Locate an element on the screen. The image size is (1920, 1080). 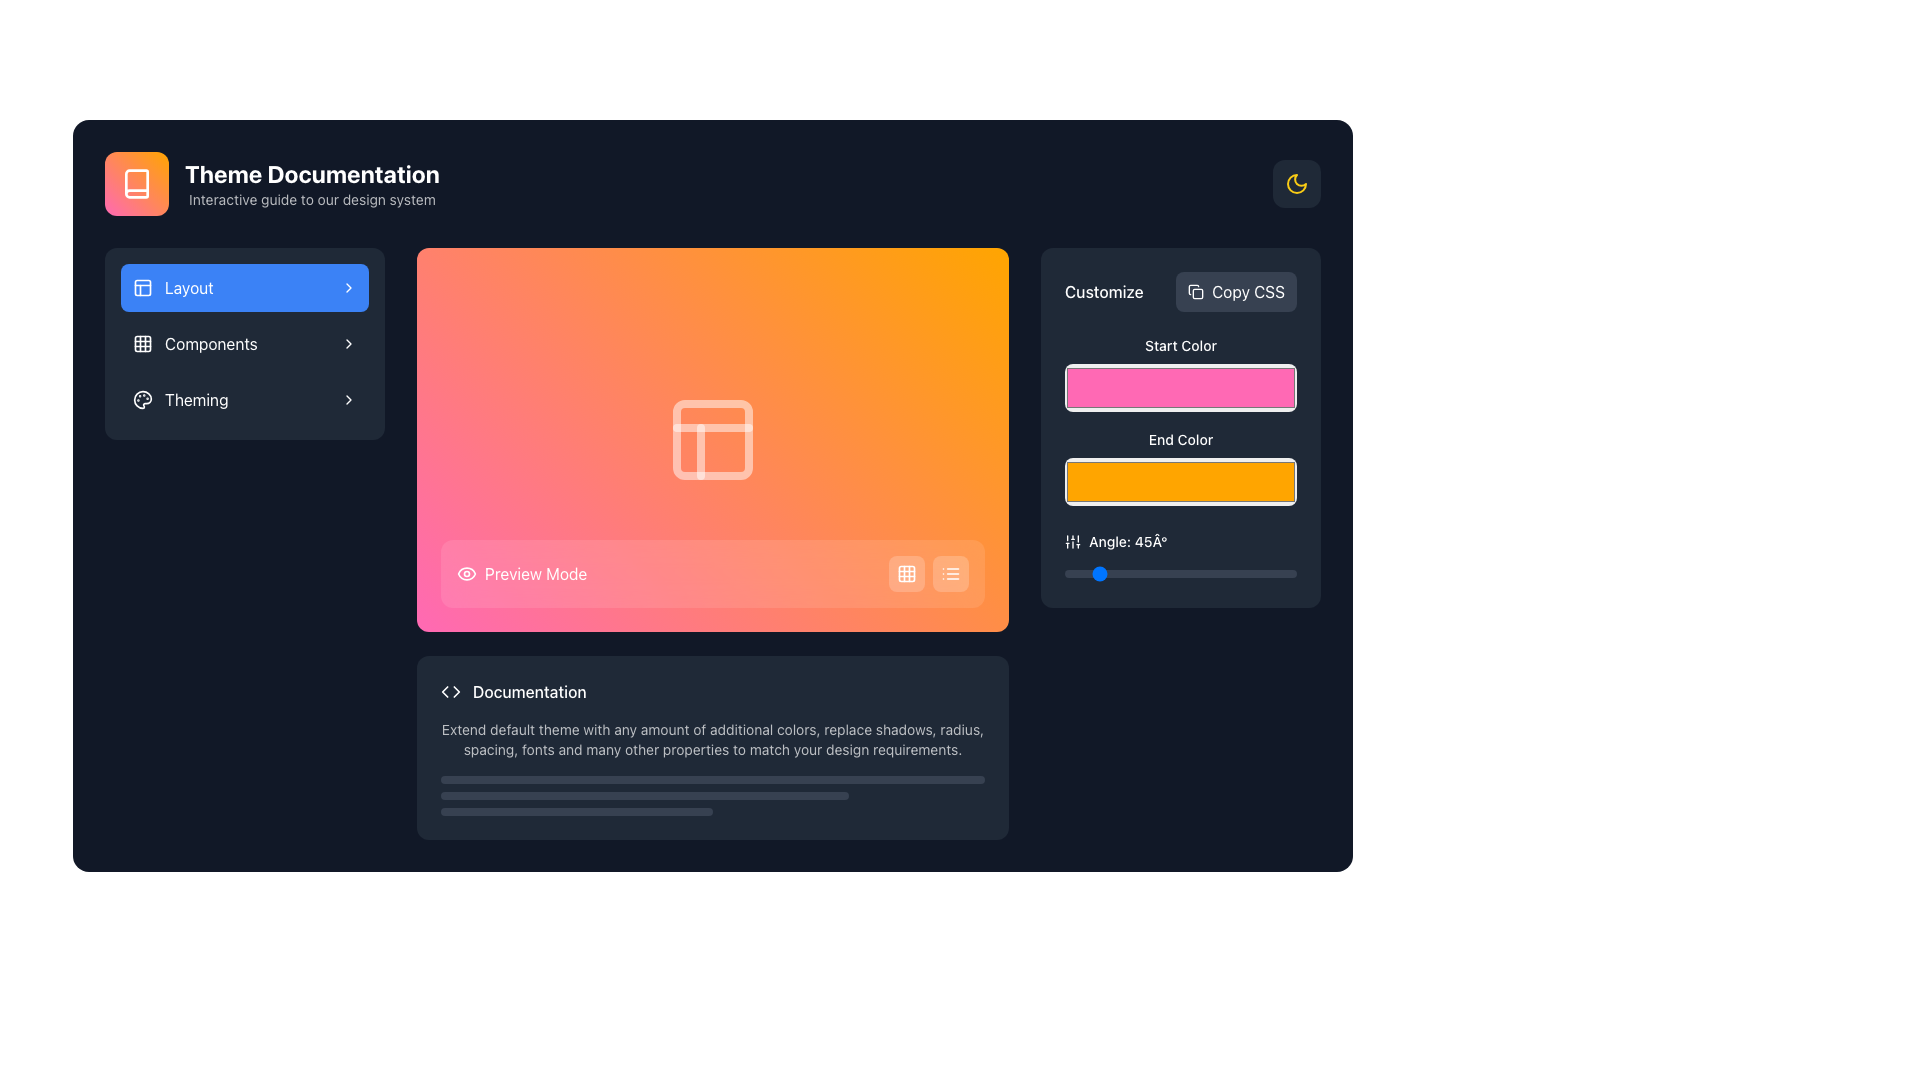
the documentation icon, which is centered within a square card with a gradient background in the top-left corner of the header is located at coordinates (136, 184).